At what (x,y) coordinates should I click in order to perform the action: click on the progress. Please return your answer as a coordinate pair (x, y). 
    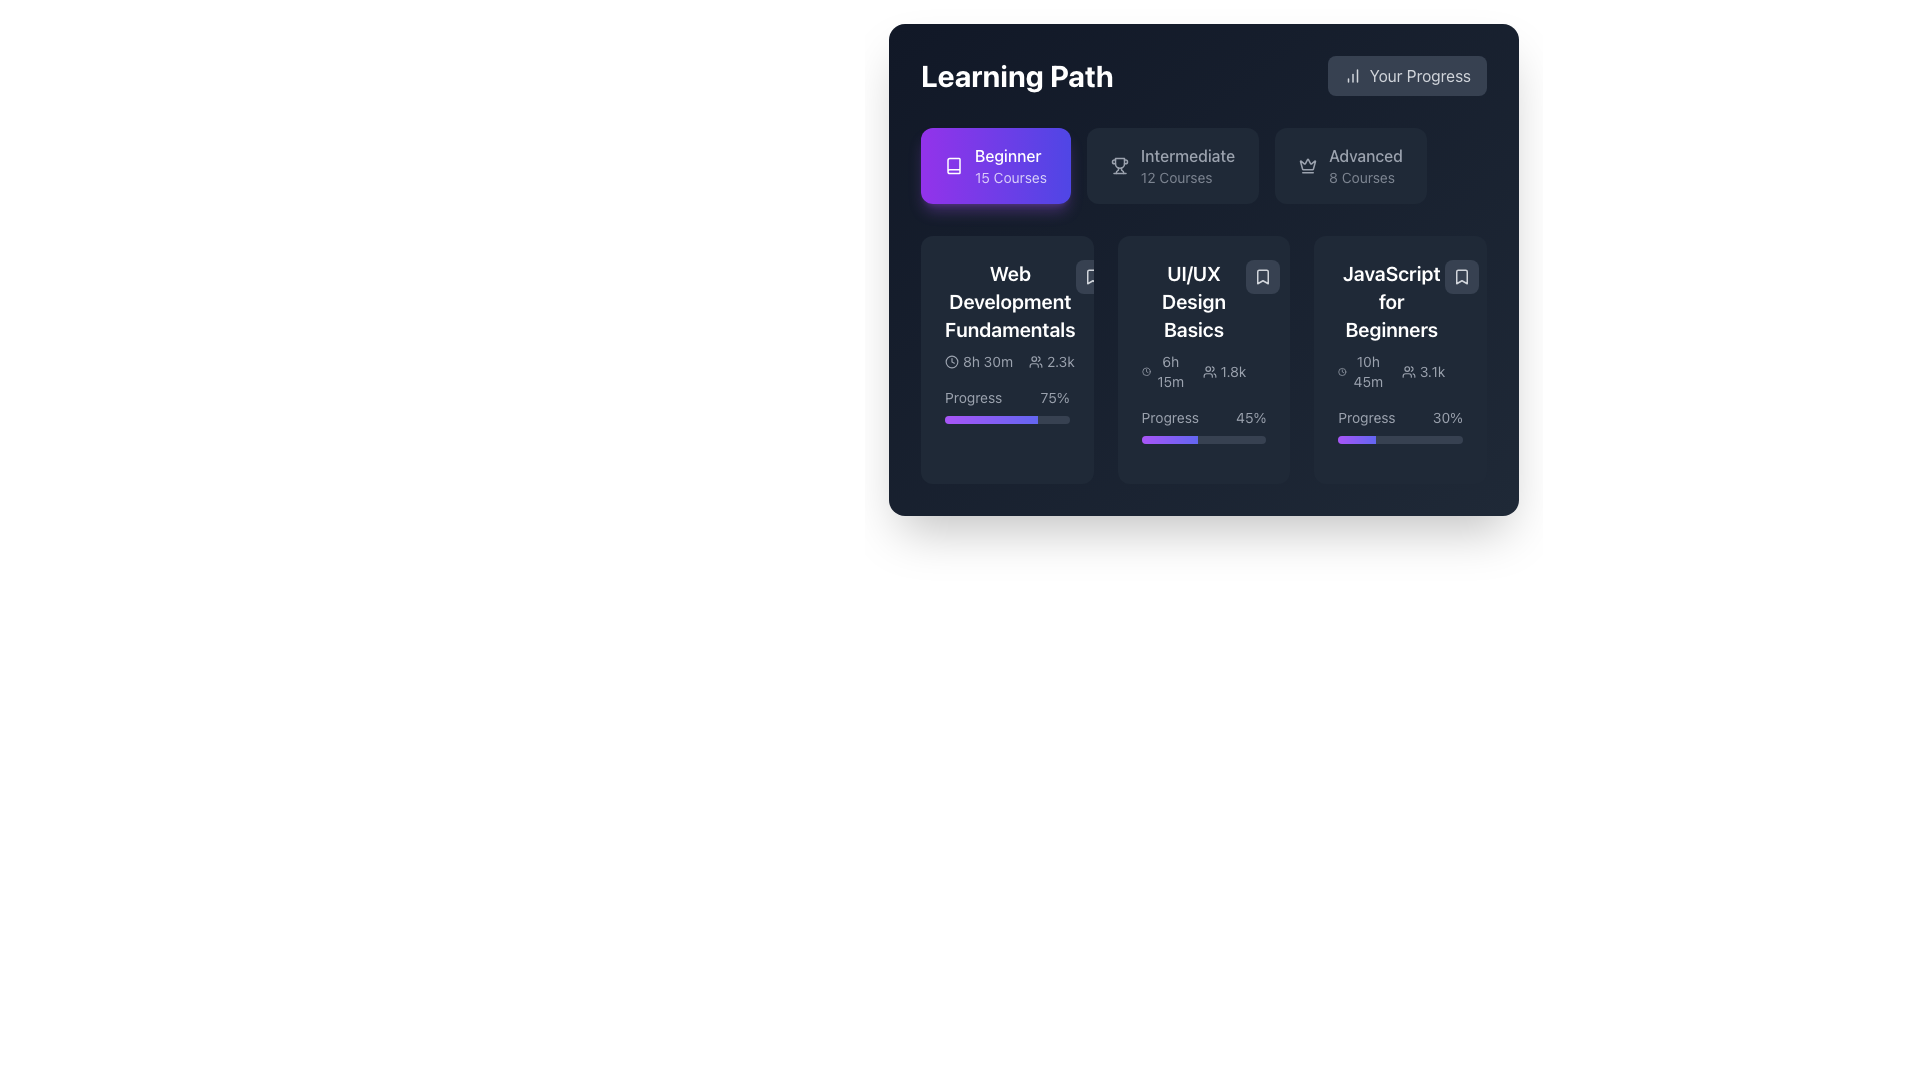
    Looking at the image, I should click on (946, 419).